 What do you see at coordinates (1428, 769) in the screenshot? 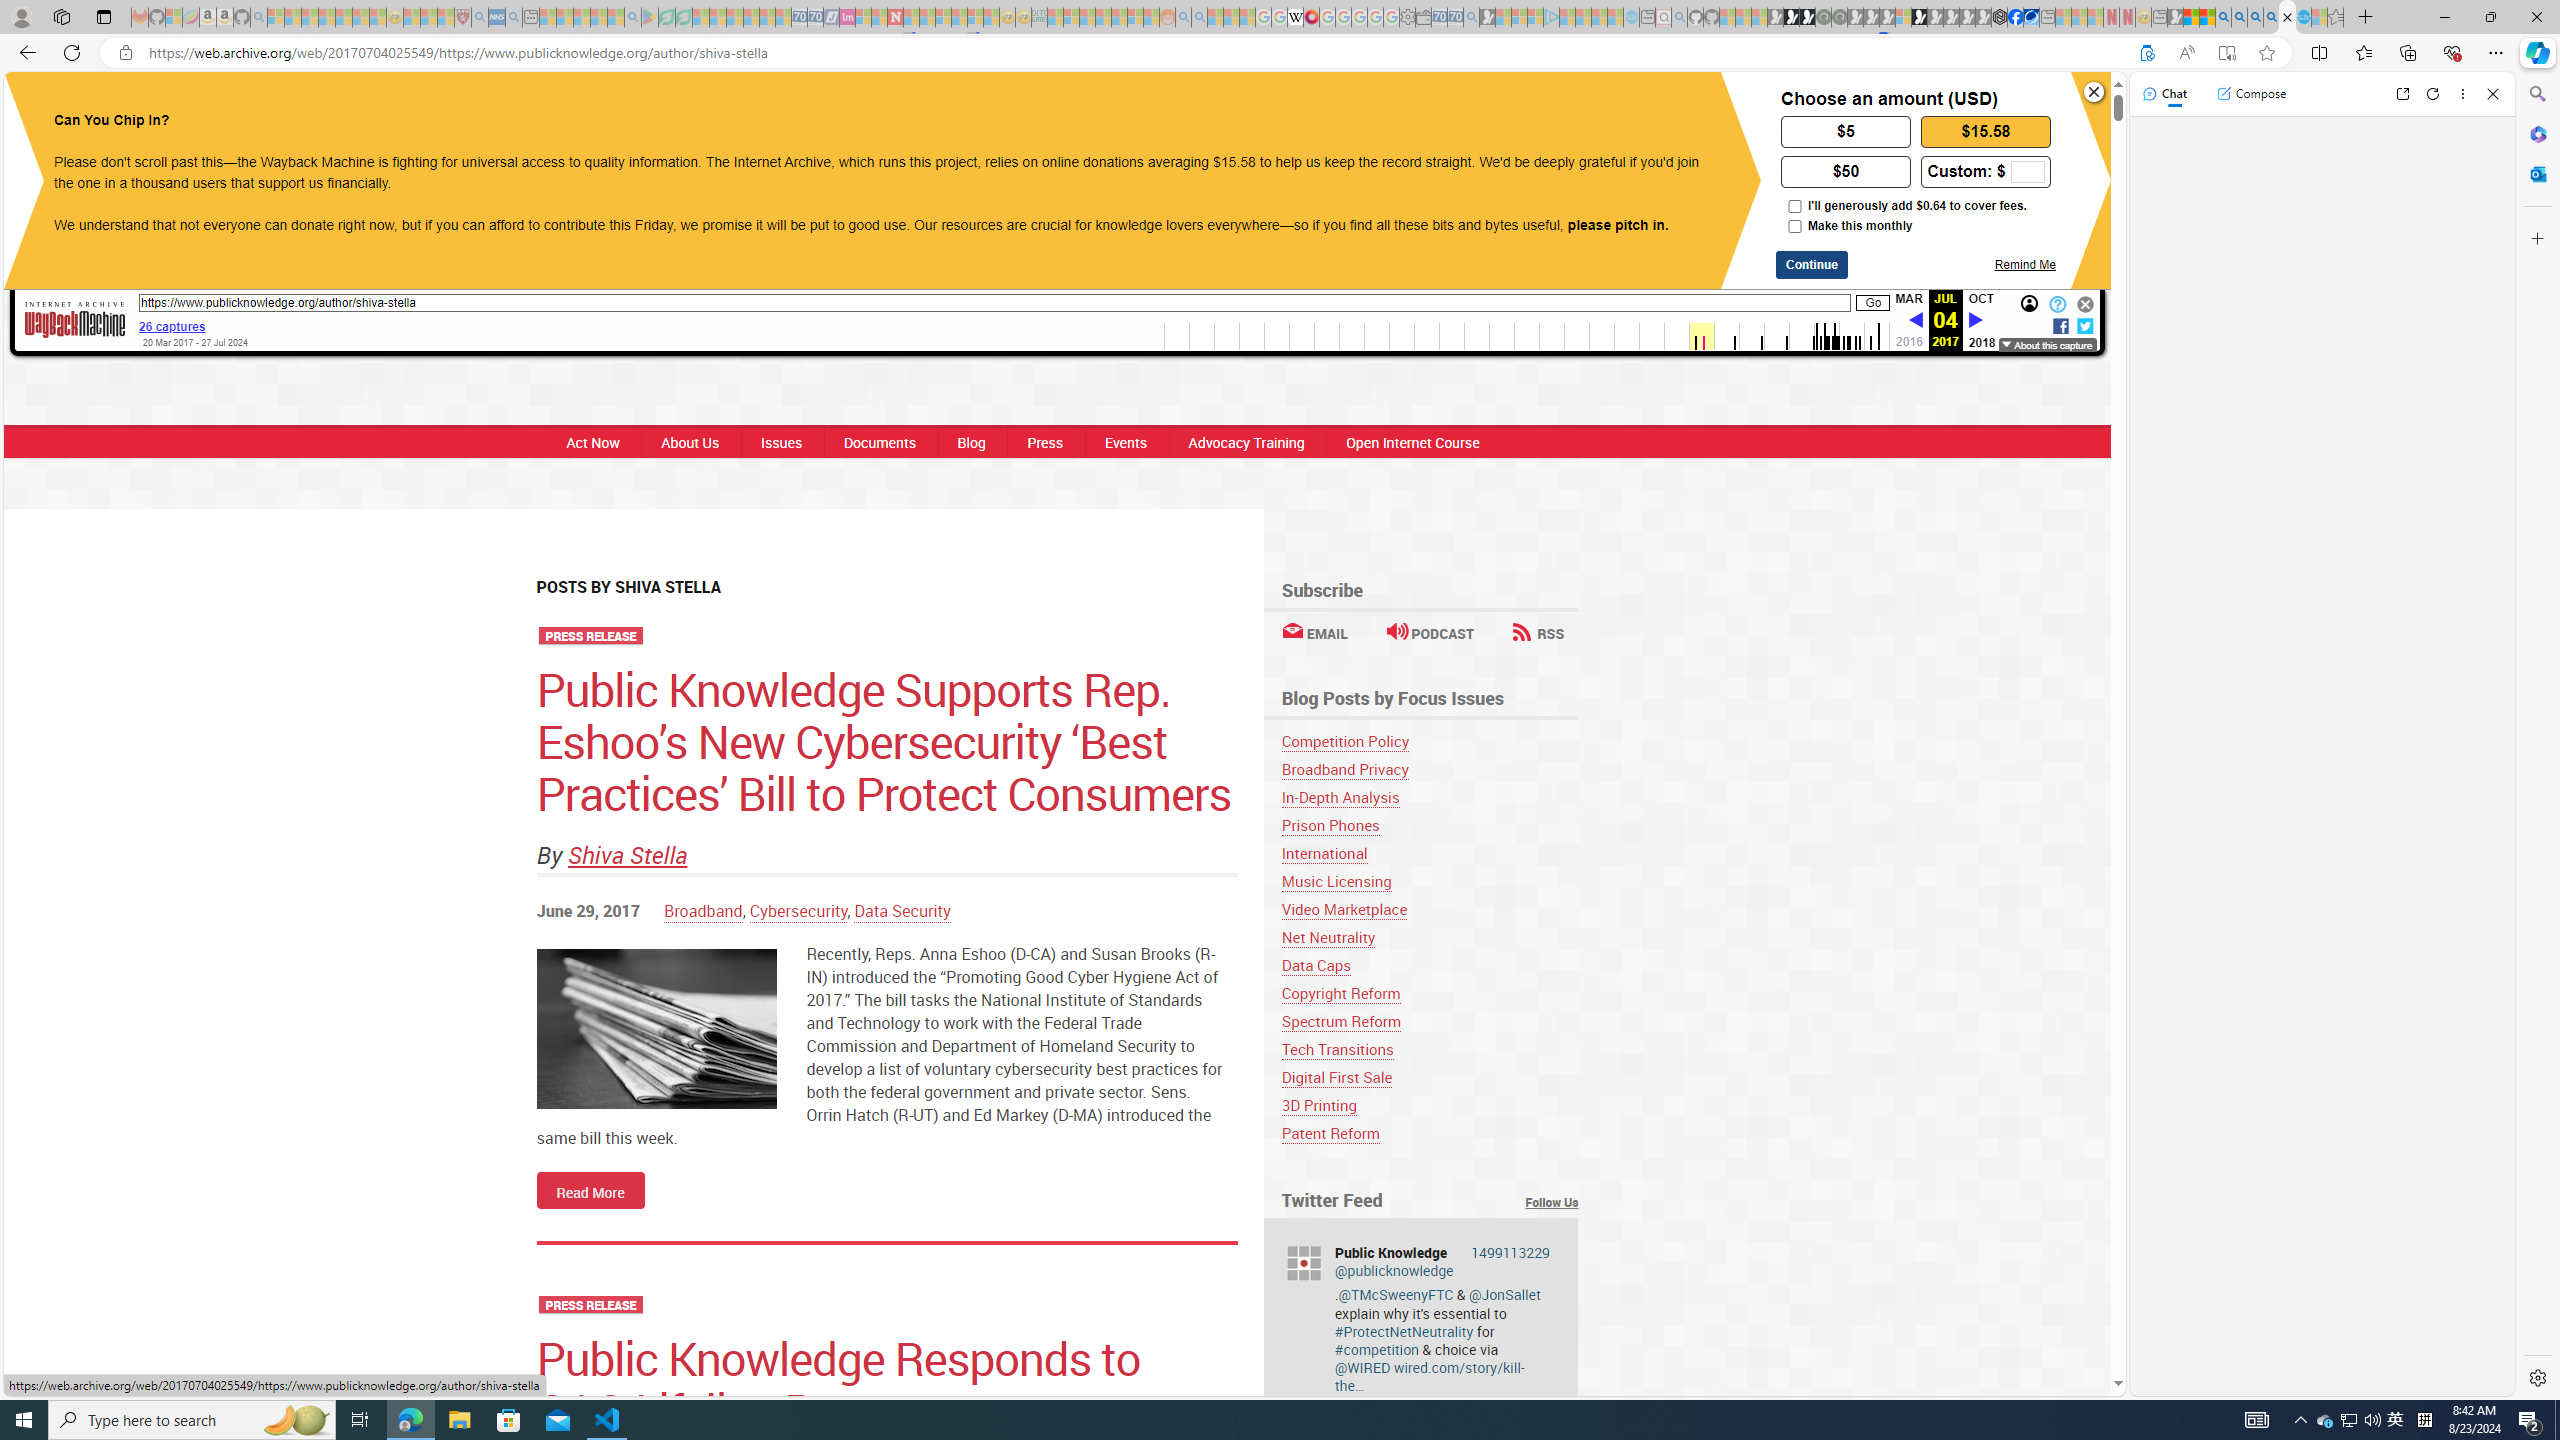
I see `'Broadband Privacy'` at bounding box center [1428, 769].